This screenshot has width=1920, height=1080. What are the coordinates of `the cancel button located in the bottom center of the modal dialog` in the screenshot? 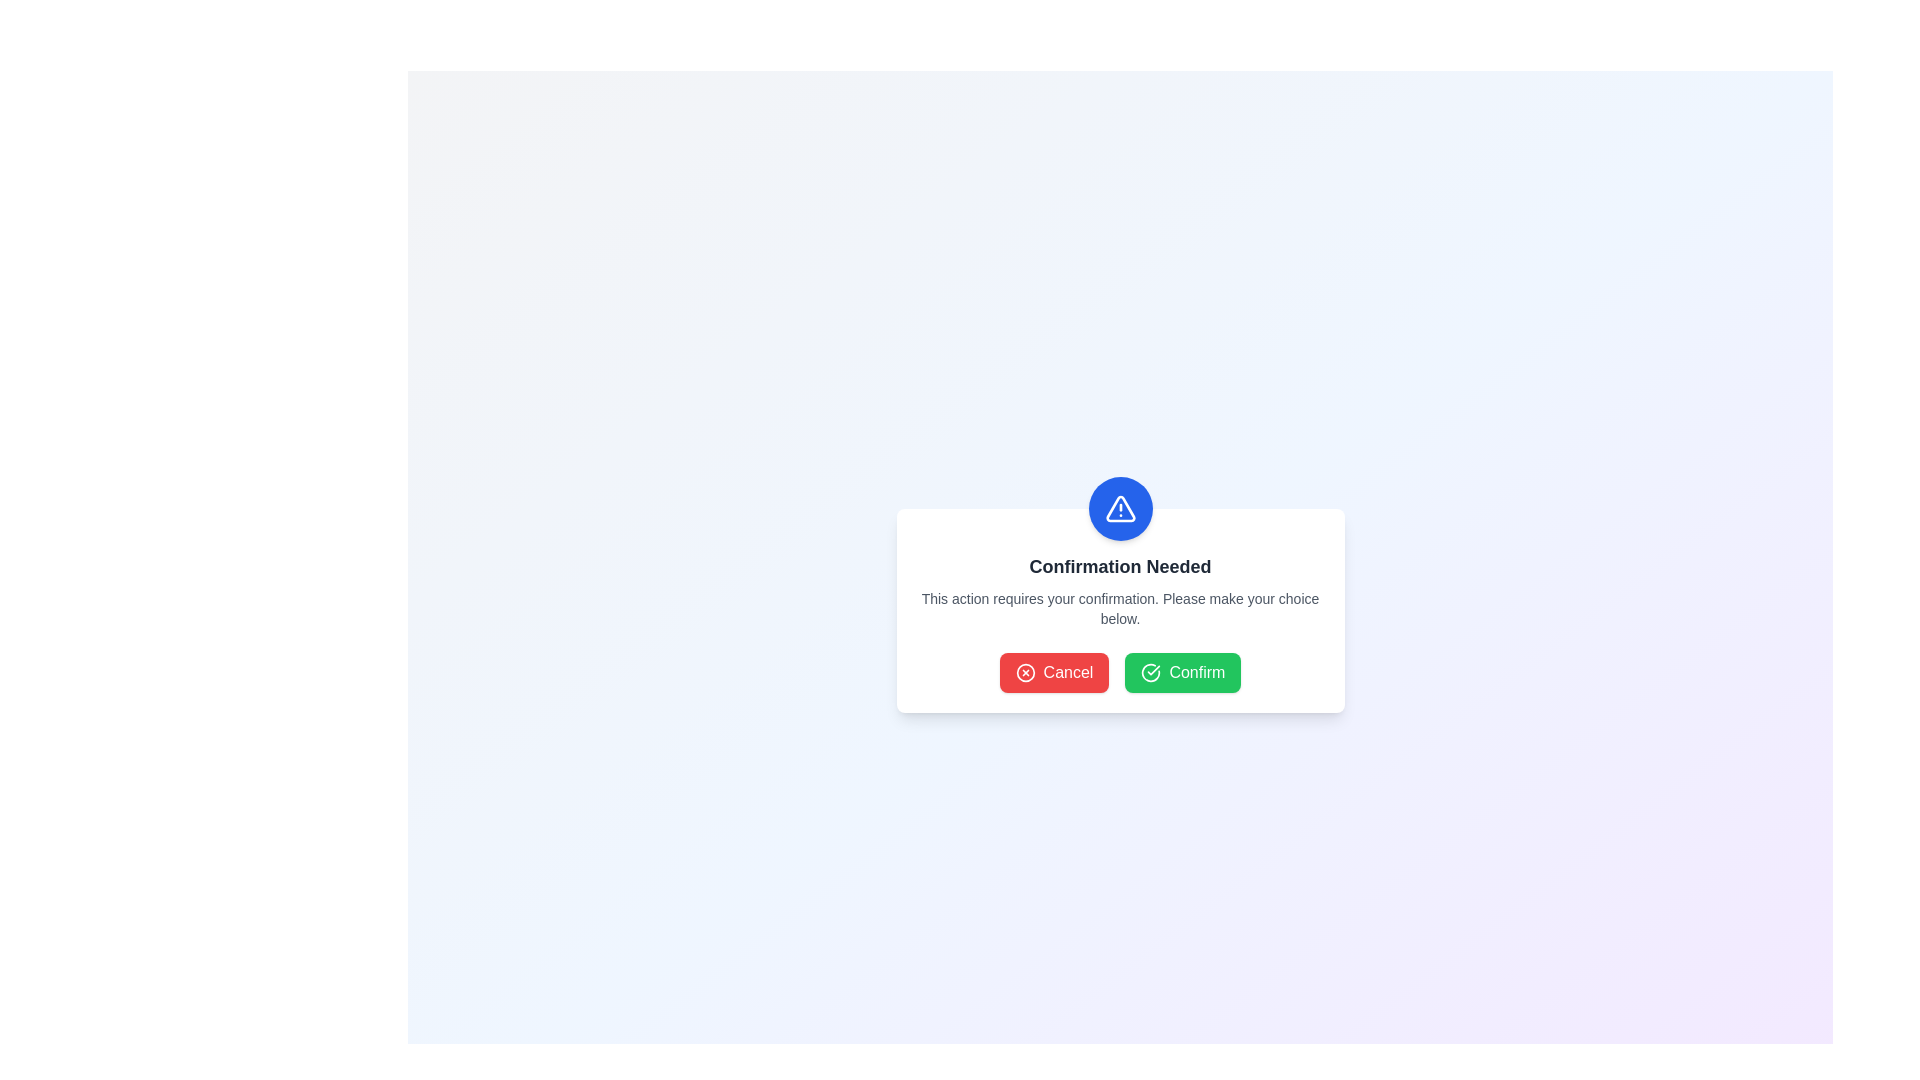 It's located at (1053, 672).